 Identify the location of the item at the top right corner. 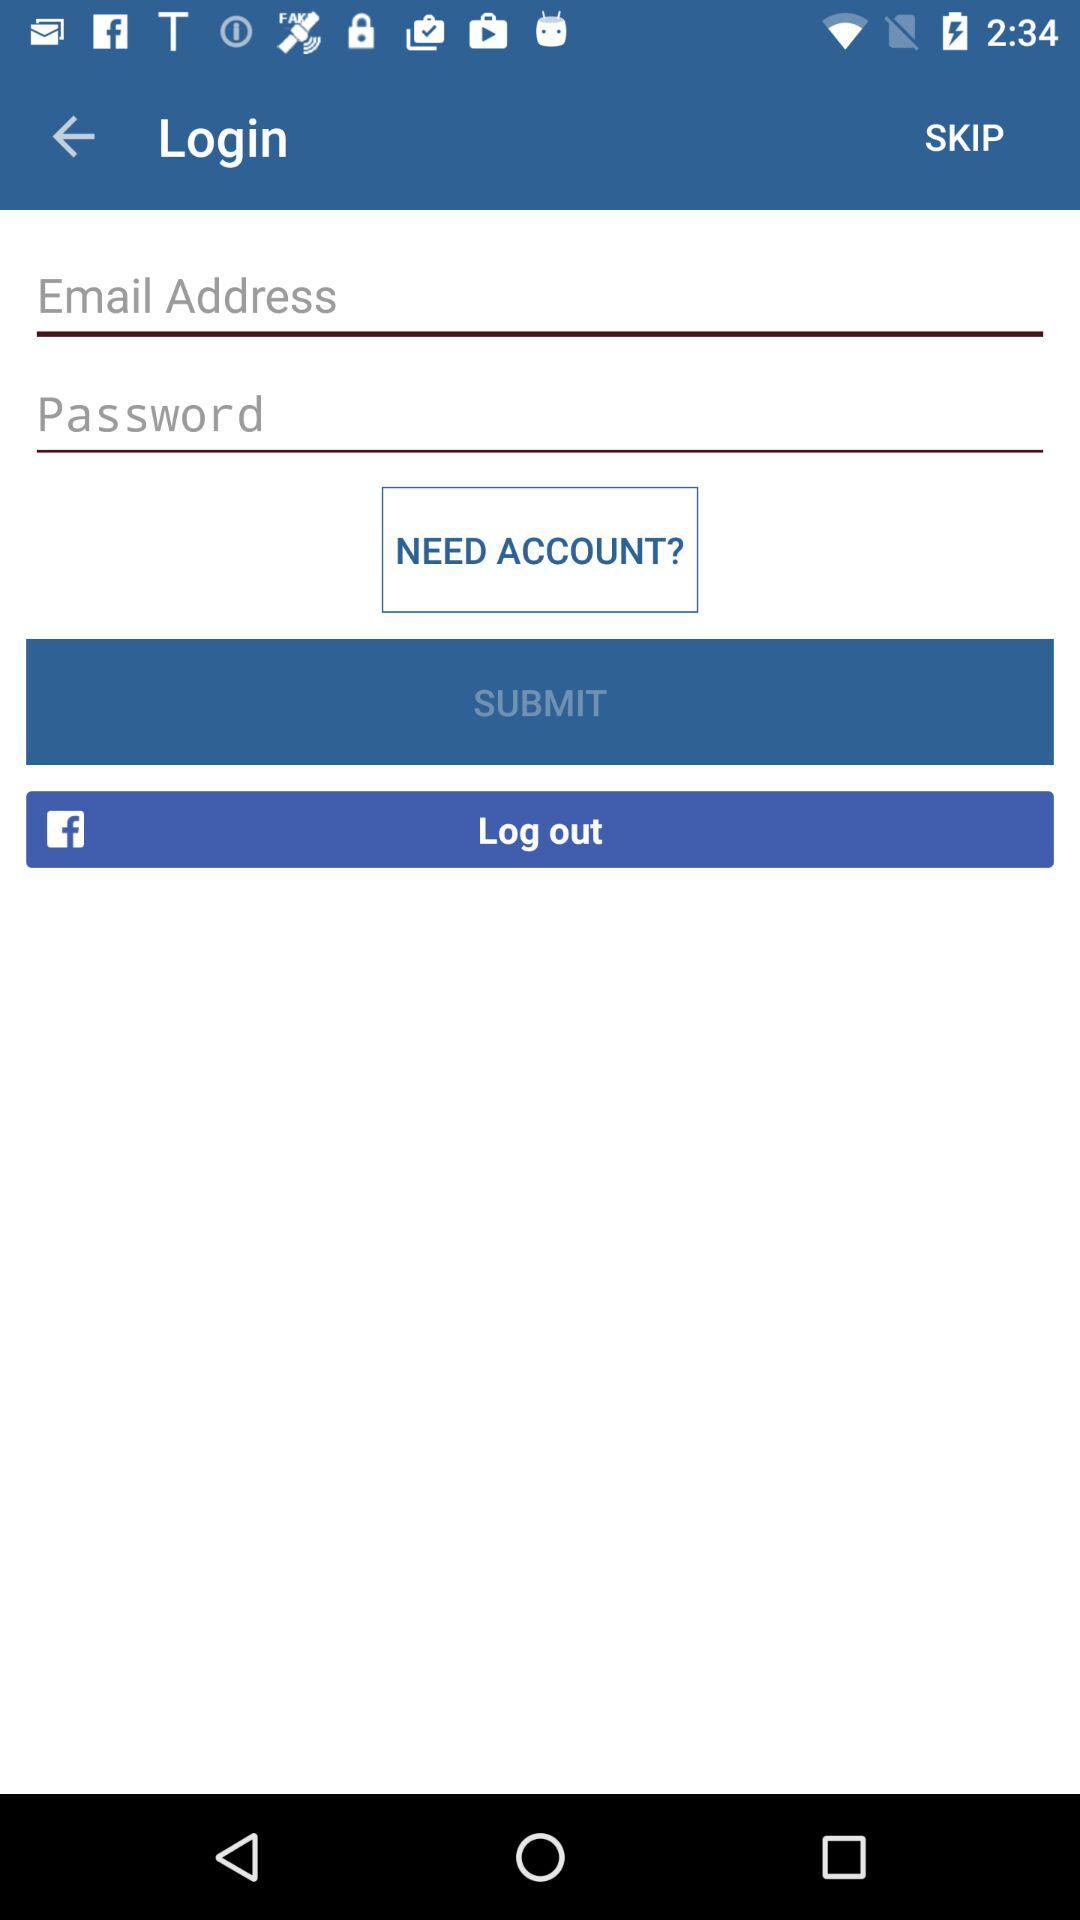
(963, 135).